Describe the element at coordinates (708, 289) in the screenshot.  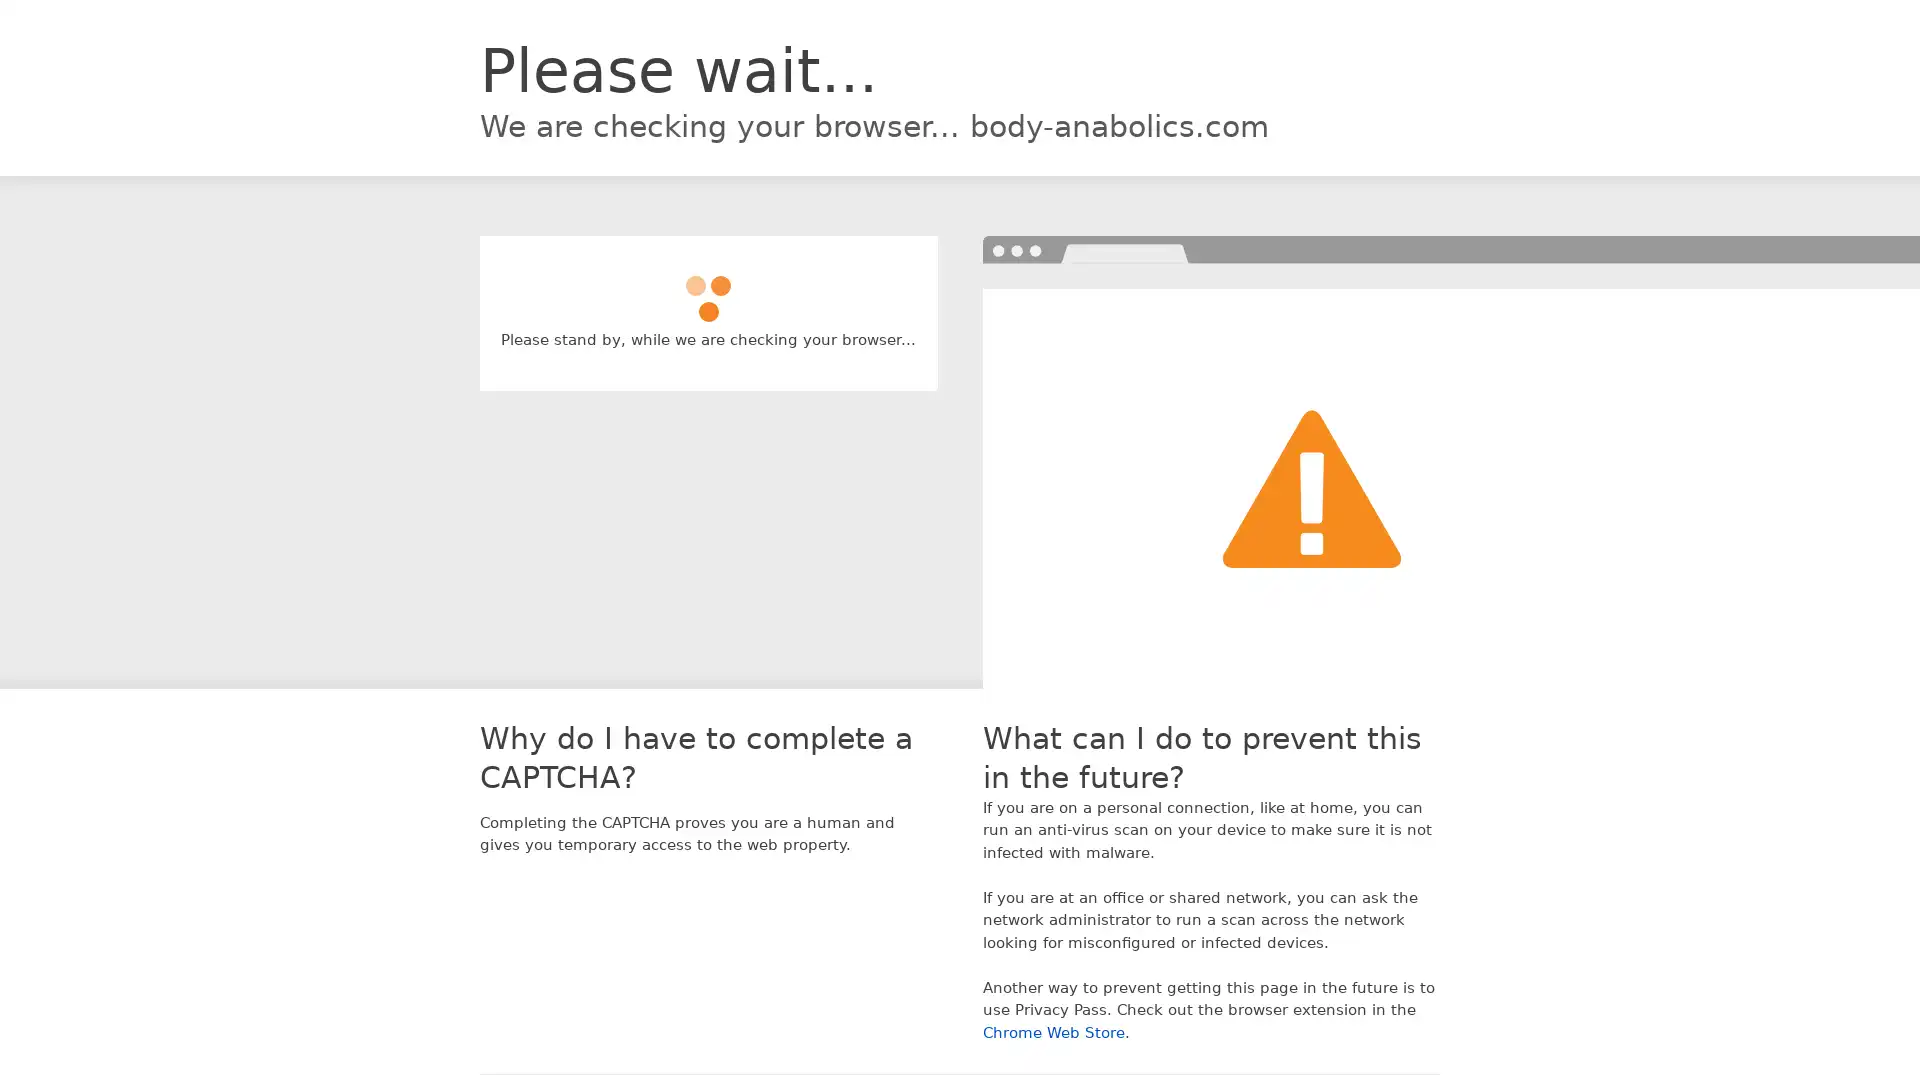
I see `Verify I am not a bot` at that location.